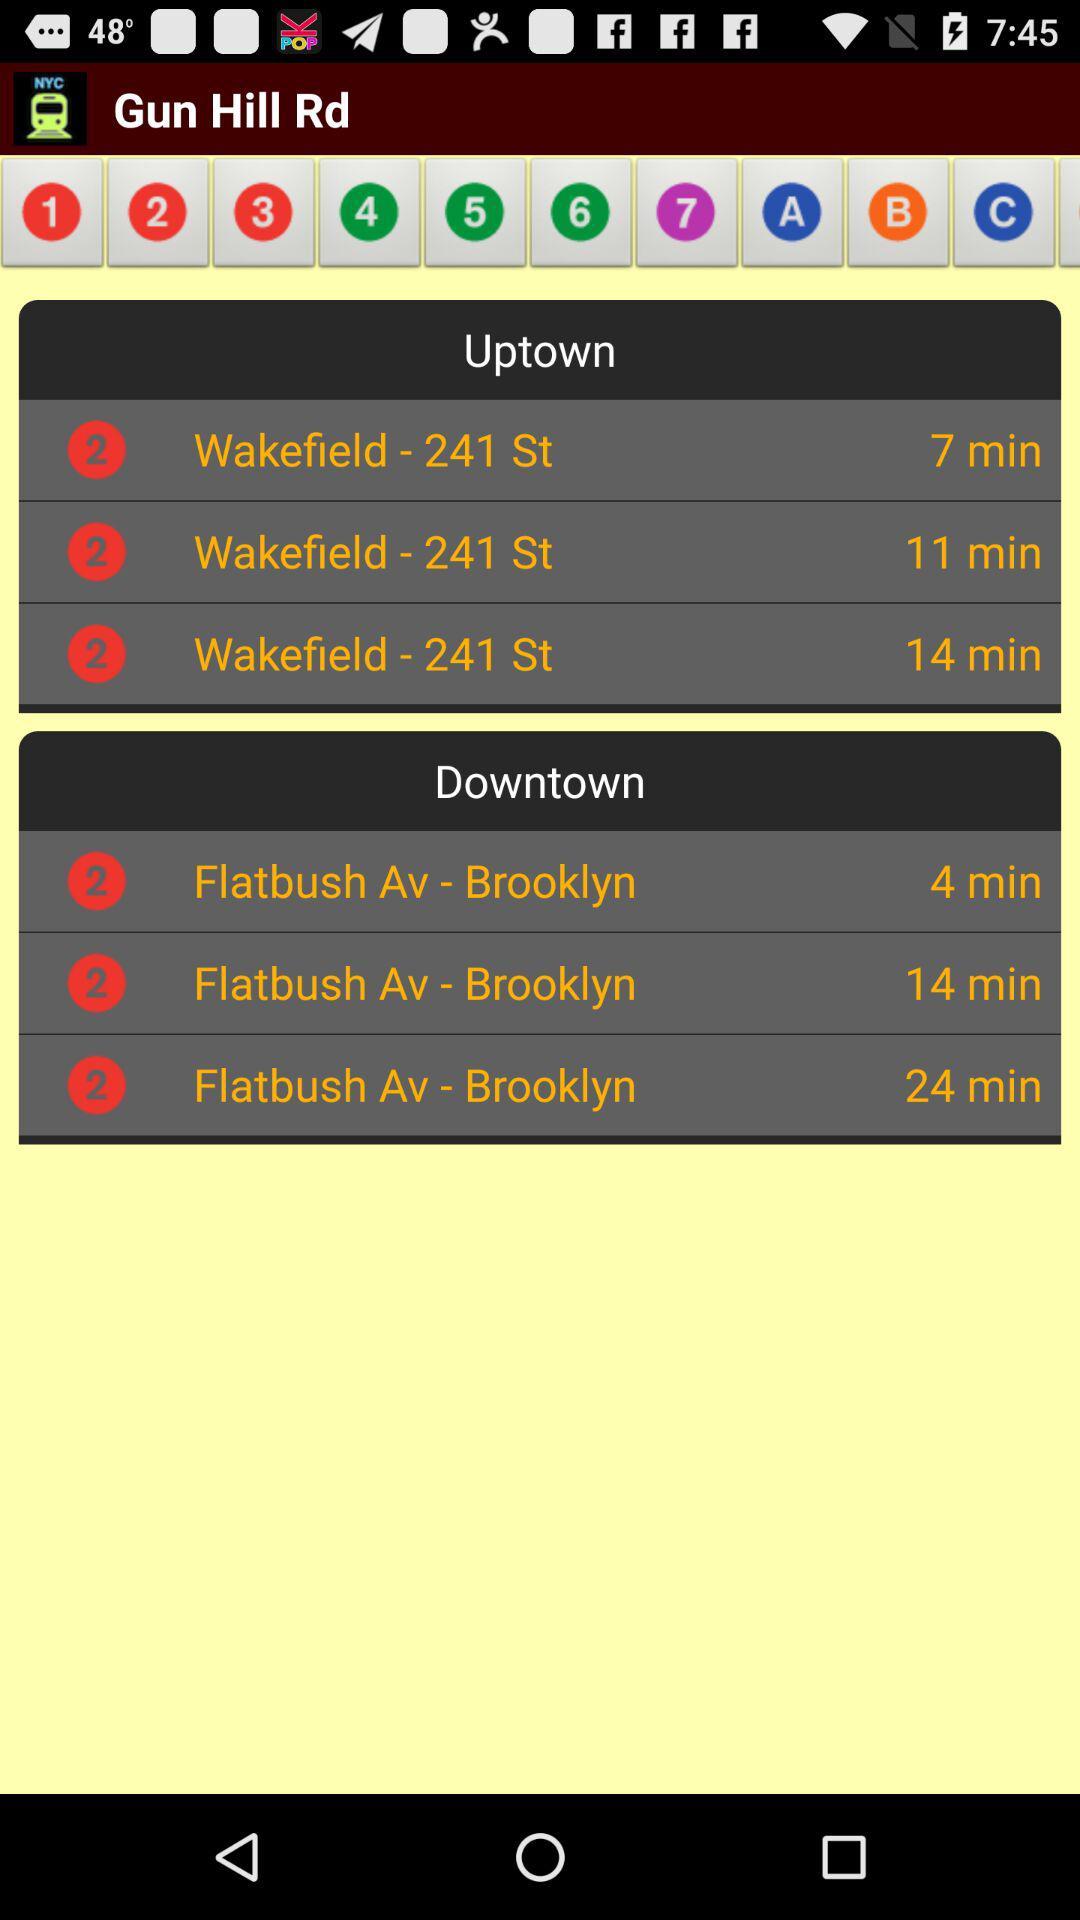  I want to click on the book icon, so click(1063, 233).